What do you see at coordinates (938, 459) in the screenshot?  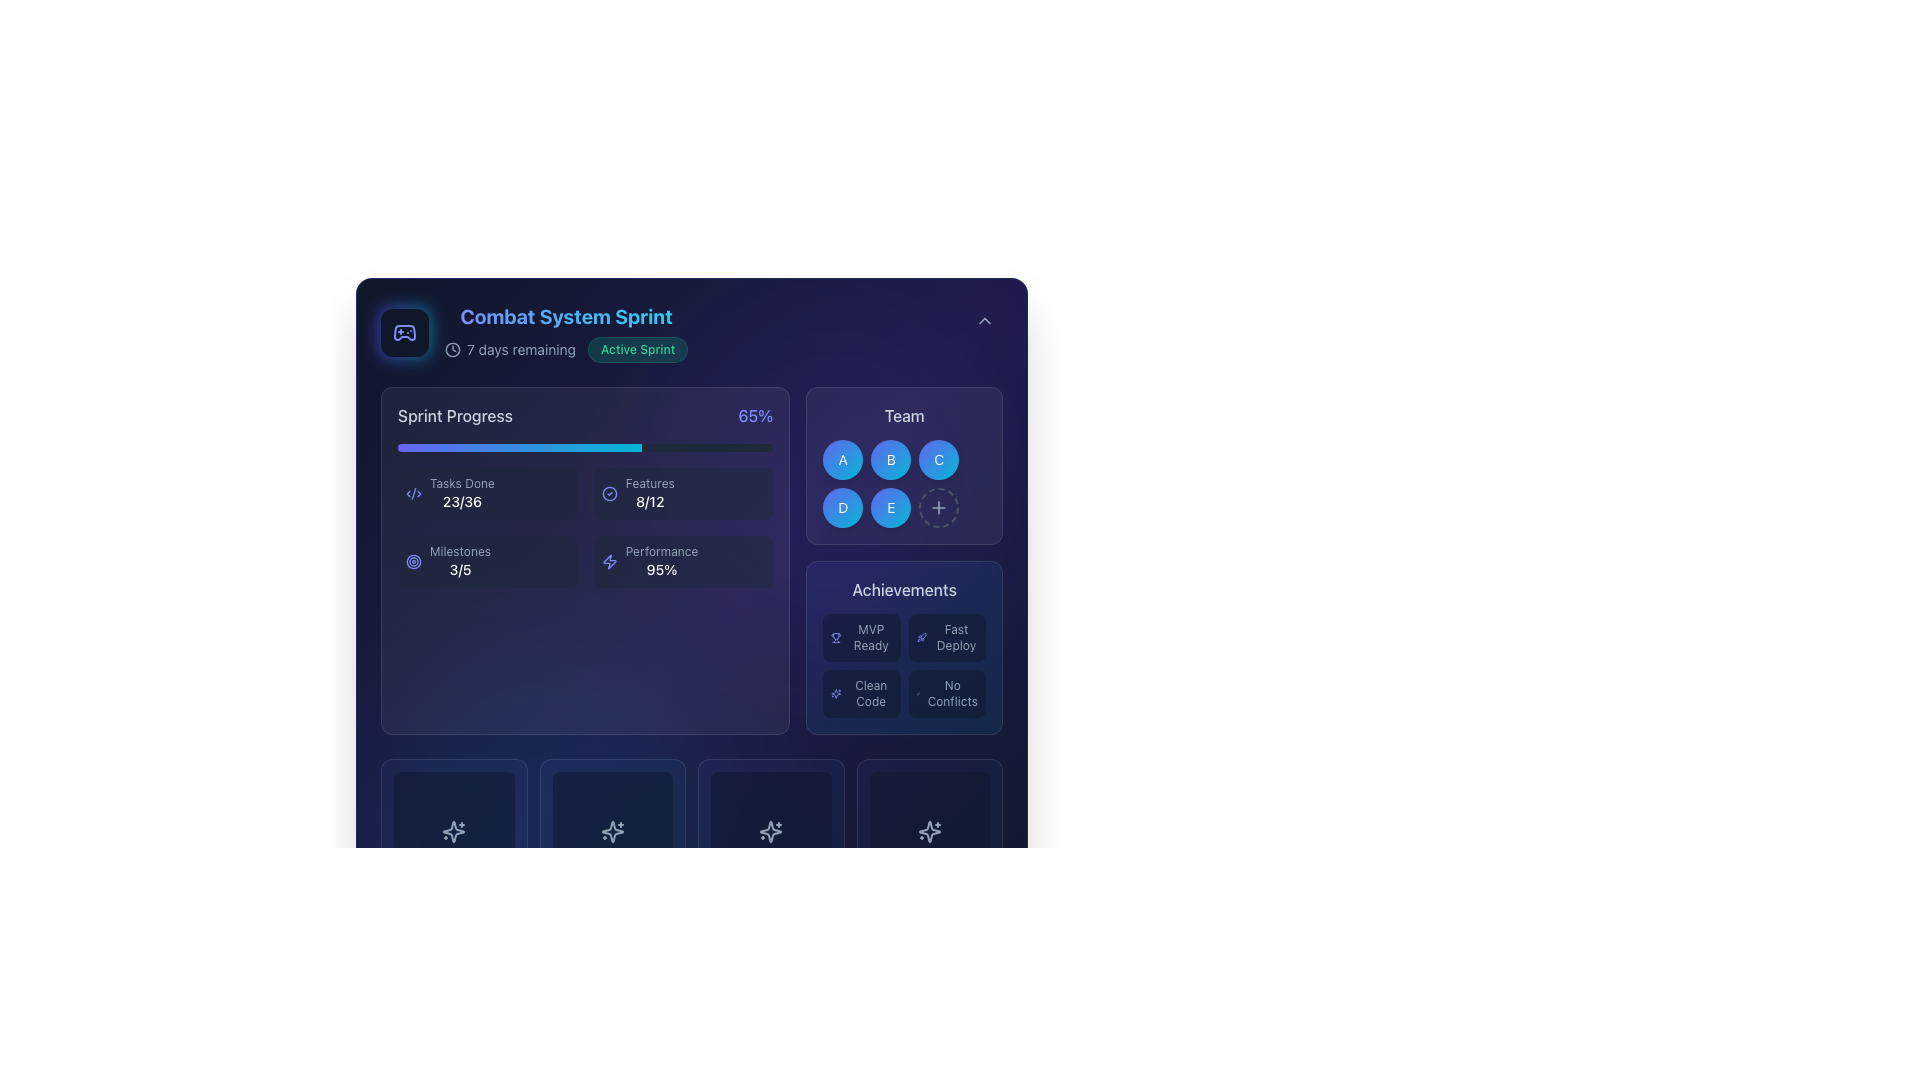 I see `the third circular badge in the 'Team' section, which is static and serves as a visual representation, located between the buttons labeled 'B' and 'D'` at bounding box center [938, 459].